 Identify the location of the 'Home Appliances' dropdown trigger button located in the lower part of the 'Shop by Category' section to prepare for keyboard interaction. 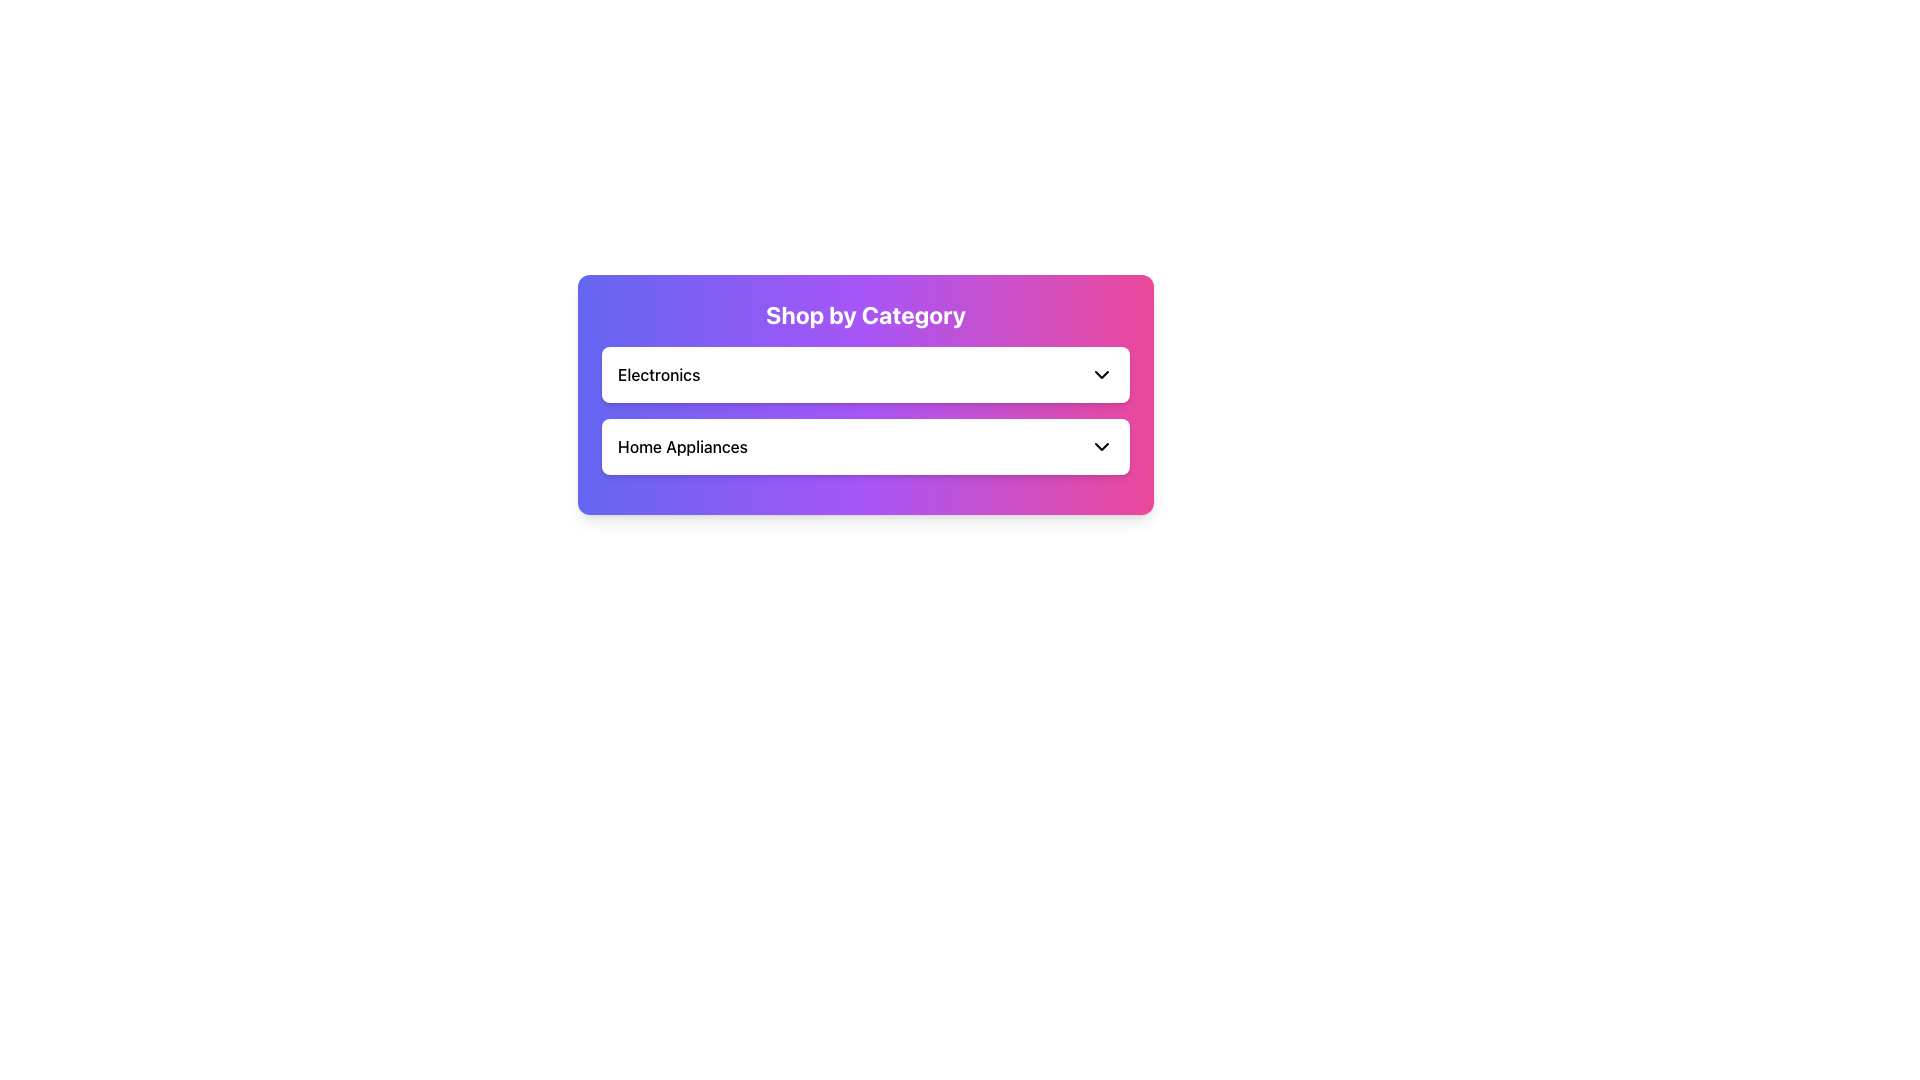
(865, 446).